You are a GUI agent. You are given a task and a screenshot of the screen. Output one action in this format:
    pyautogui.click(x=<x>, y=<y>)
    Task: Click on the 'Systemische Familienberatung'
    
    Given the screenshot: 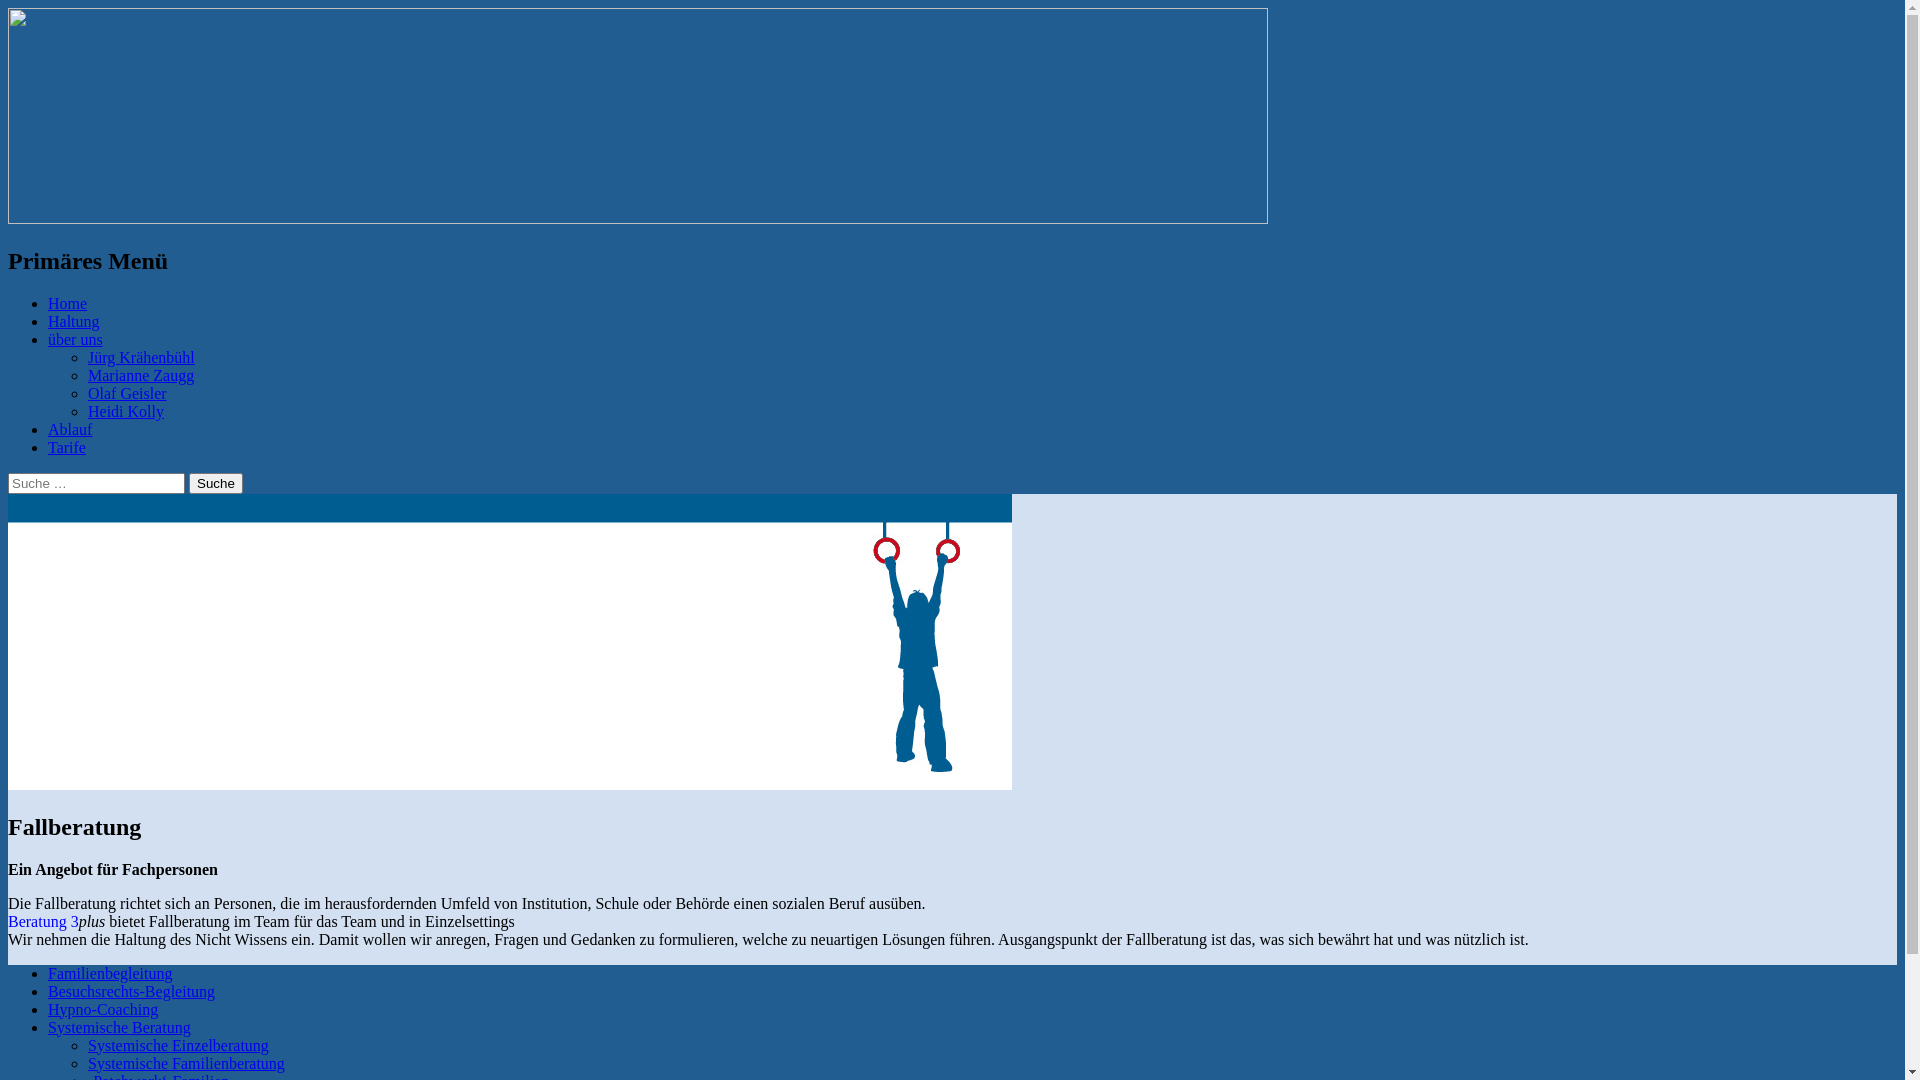 What is the action you would take?
    pyautogui.click(x=186, y=1062)
    